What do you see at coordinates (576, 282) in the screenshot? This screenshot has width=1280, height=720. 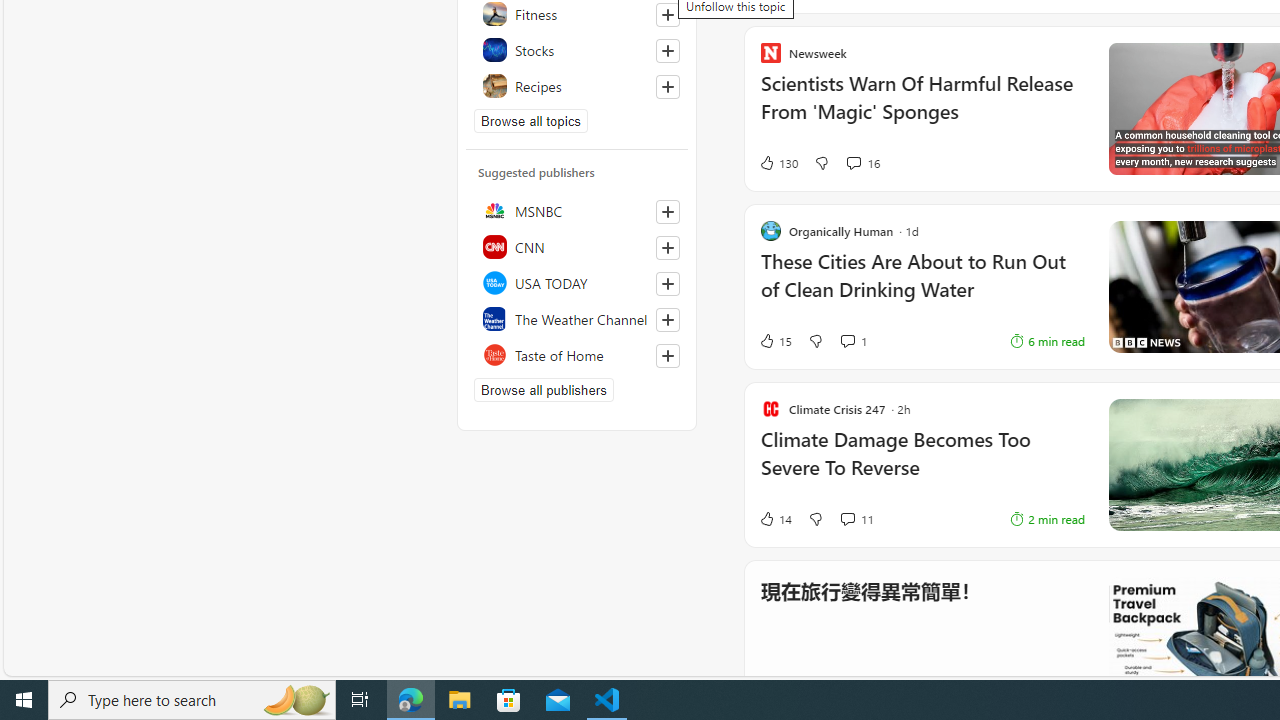 I see `'USA TODAY'` at bounding box center [576, 282].